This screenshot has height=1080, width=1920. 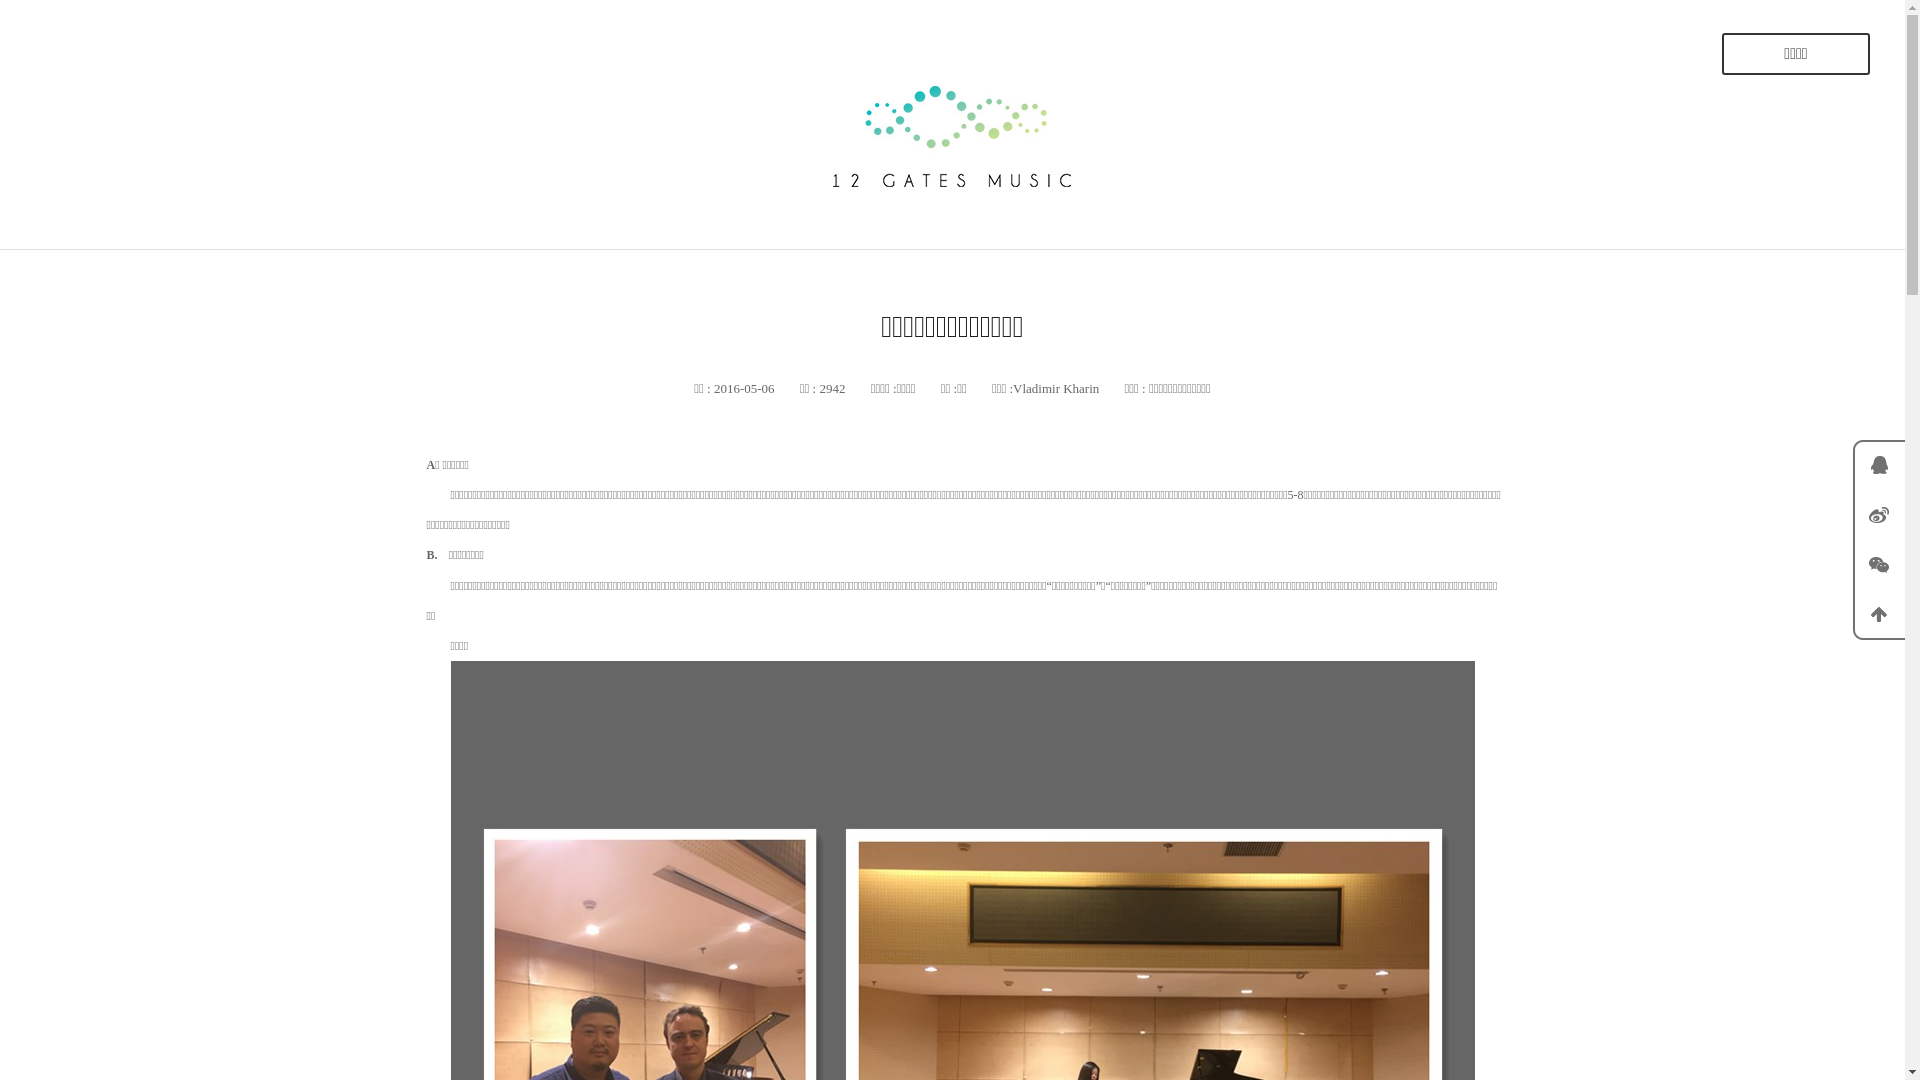 What do you see at coordinates (816, 388) in the screenshot?
I see `'2942'` at bounding box center [816, 388].